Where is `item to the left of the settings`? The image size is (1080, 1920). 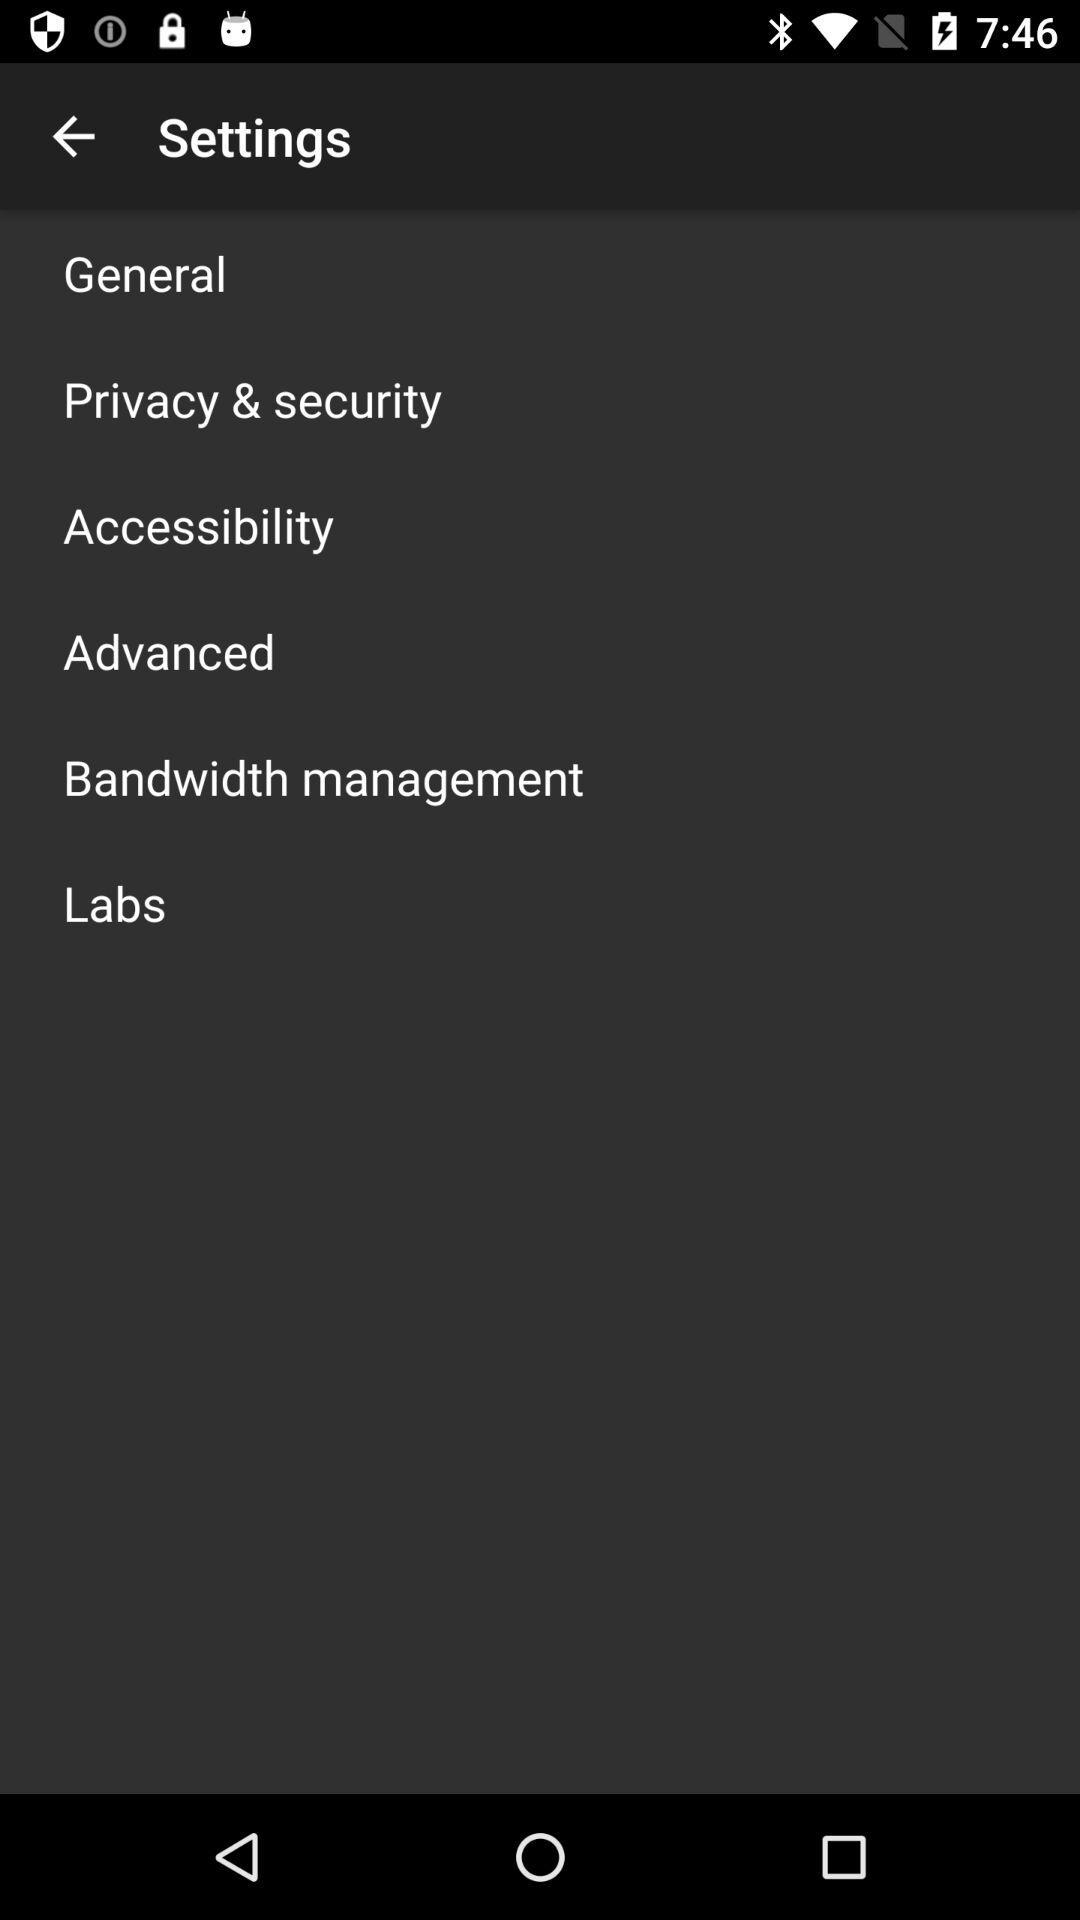
item to the left of the settings is located at coordinates (72, 135).